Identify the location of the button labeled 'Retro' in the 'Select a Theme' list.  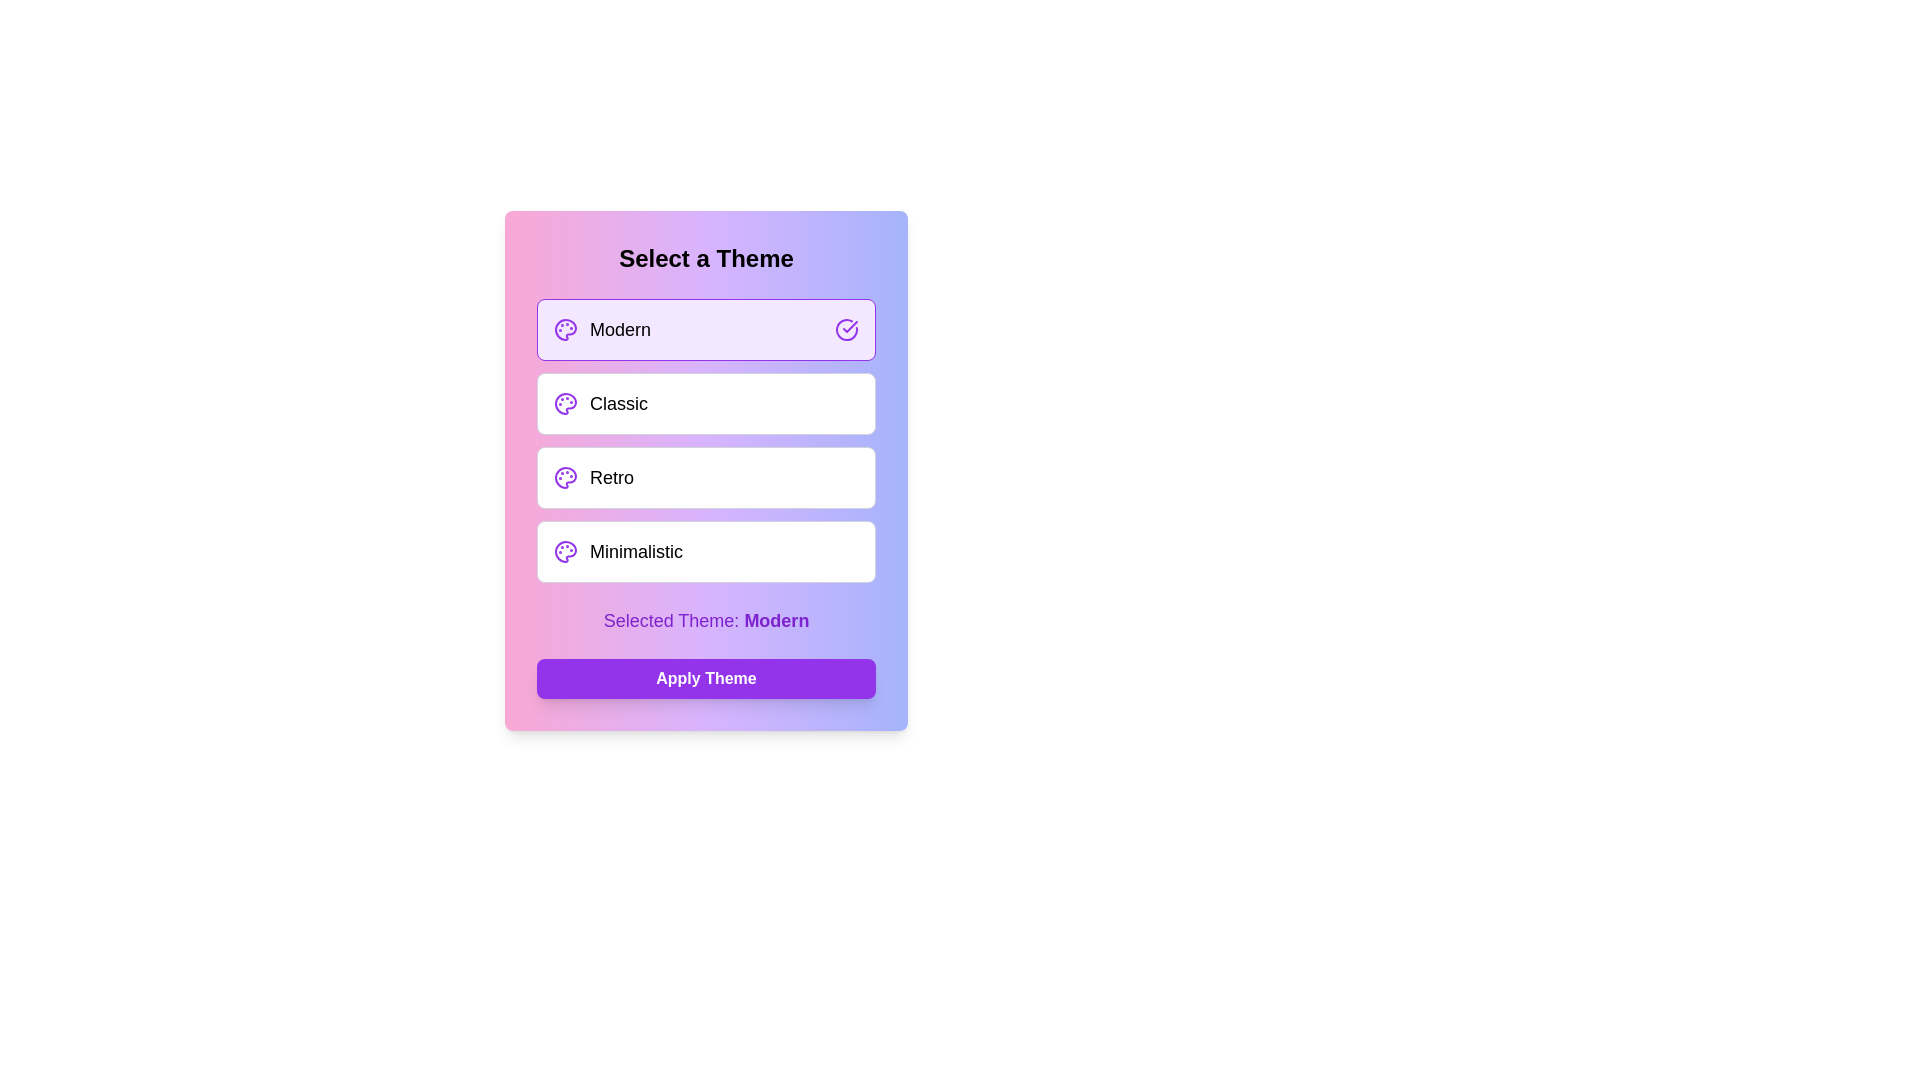
(706, 478).